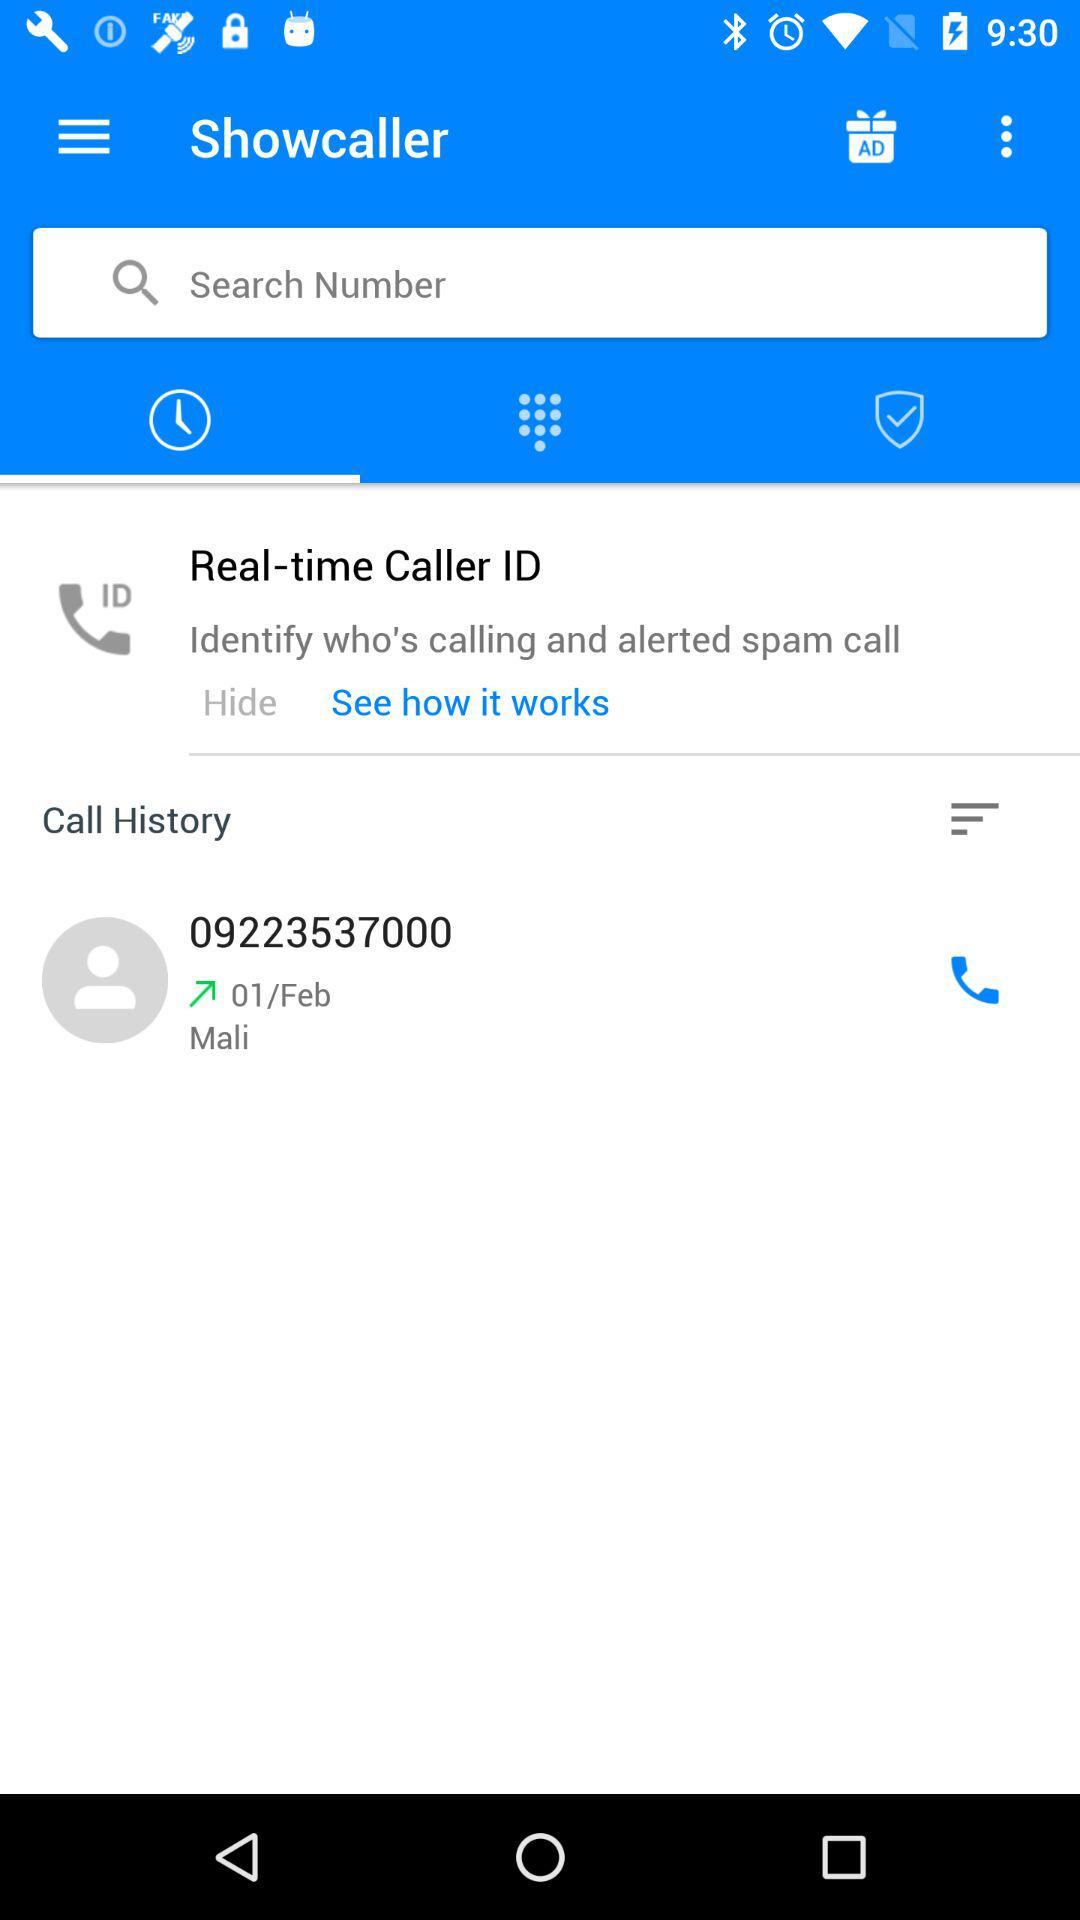 The image size is (1080, 1920). What do you see at coordinates (180, 419) in the screenshot?
I see `show the date history` at bounding box center [180, 419].